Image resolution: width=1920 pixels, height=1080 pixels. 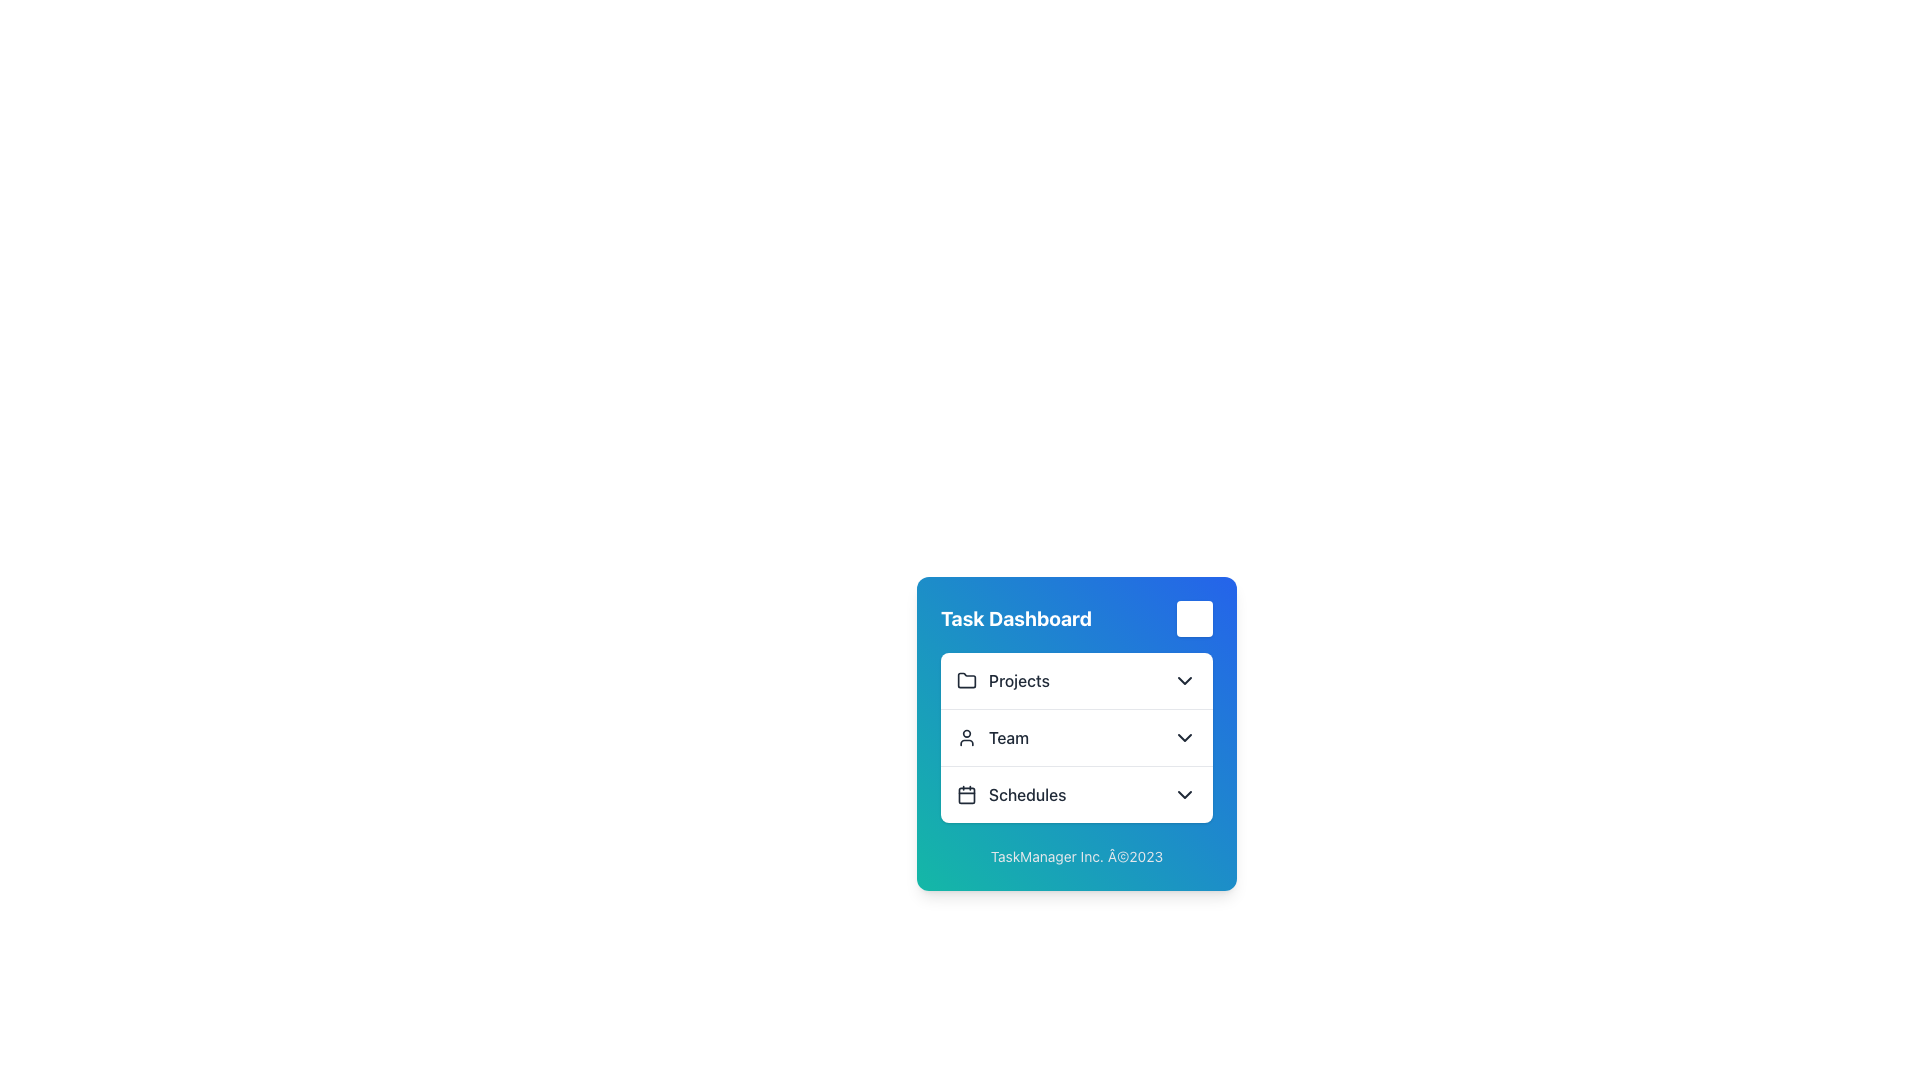 I want to click on text label indicating the 'Projects' section, which is located in the second row of the menu, to the right of the folder icon and below the 'Task Dashboard' title, so click(x=1019, y=680).